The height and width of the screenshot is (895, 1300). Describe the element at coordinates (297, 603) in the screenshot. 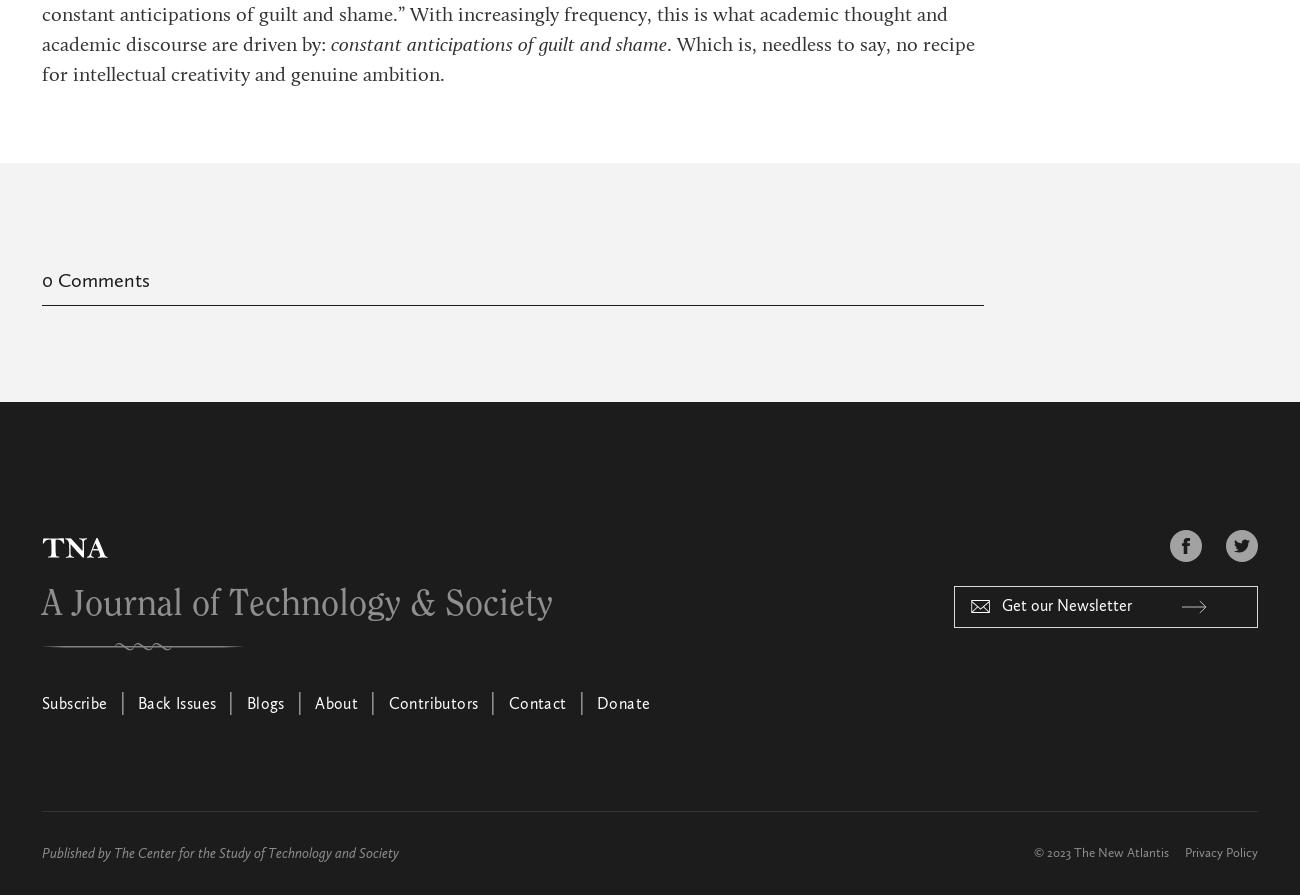

I see `'A Journal of Technology & Society'` at that location.